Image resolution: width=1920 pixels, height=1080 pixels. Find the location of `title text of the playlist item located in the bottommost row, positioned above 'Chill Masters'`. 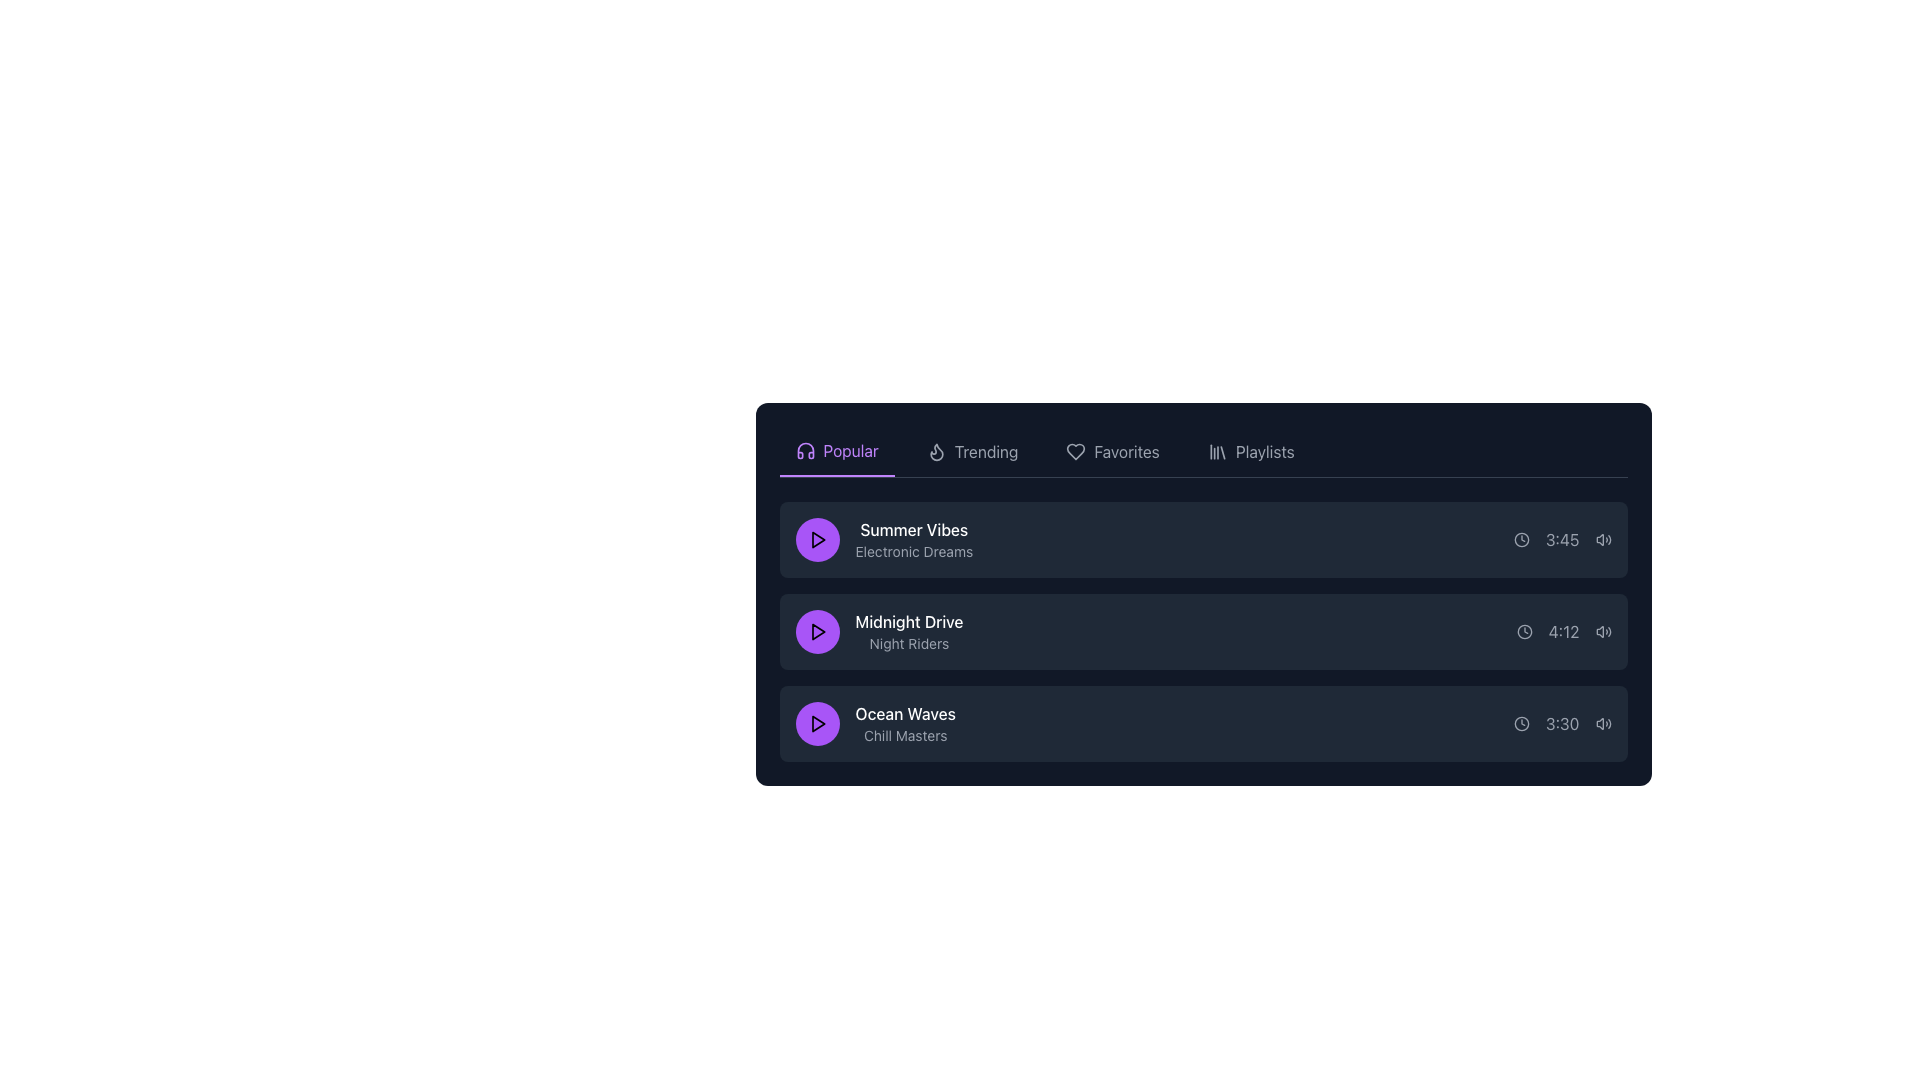

title text of the playlist item located in the bottommost row, positioned above 'Chill Masters' is located at coordinates (904, 712).